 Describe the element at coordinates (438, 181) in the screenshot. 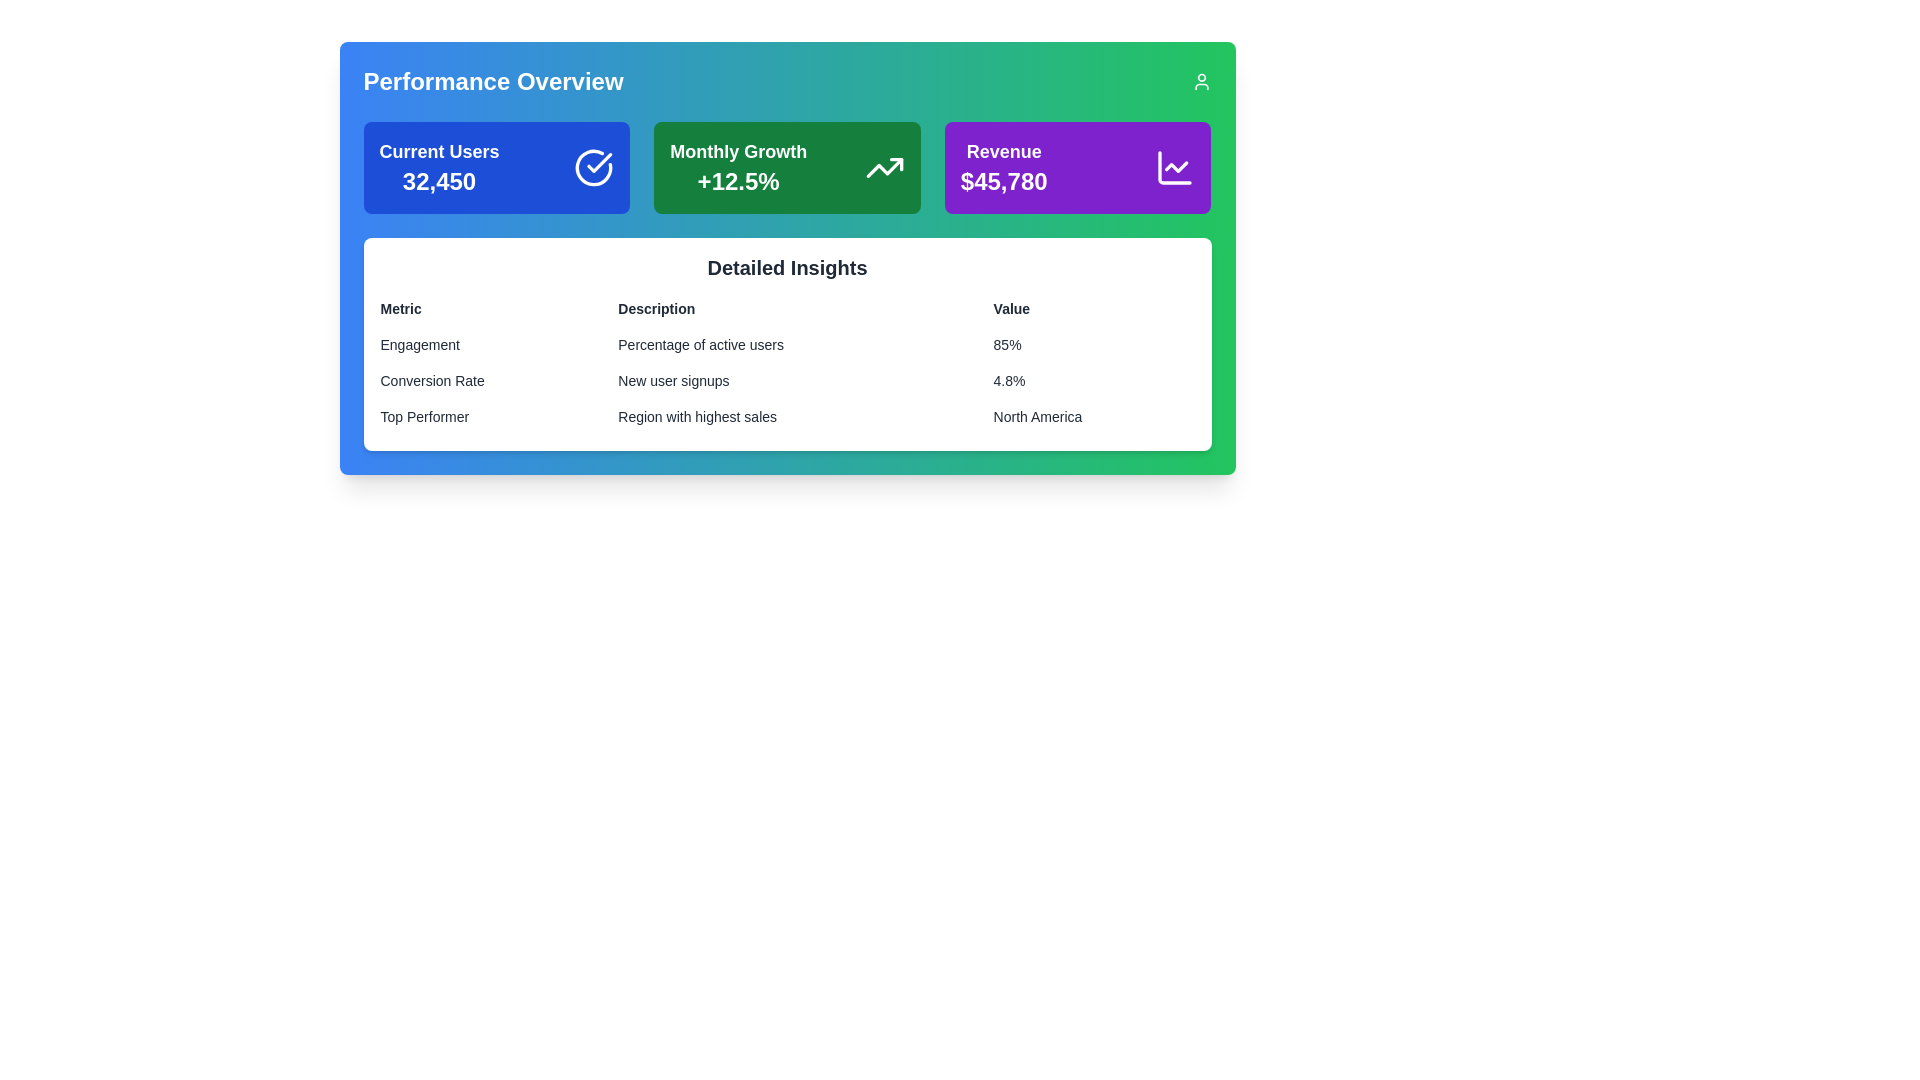

I see `the text displaying the number '32,450' in bold, large font, located on the leftmost card below the title 'Current Users'` at that location.